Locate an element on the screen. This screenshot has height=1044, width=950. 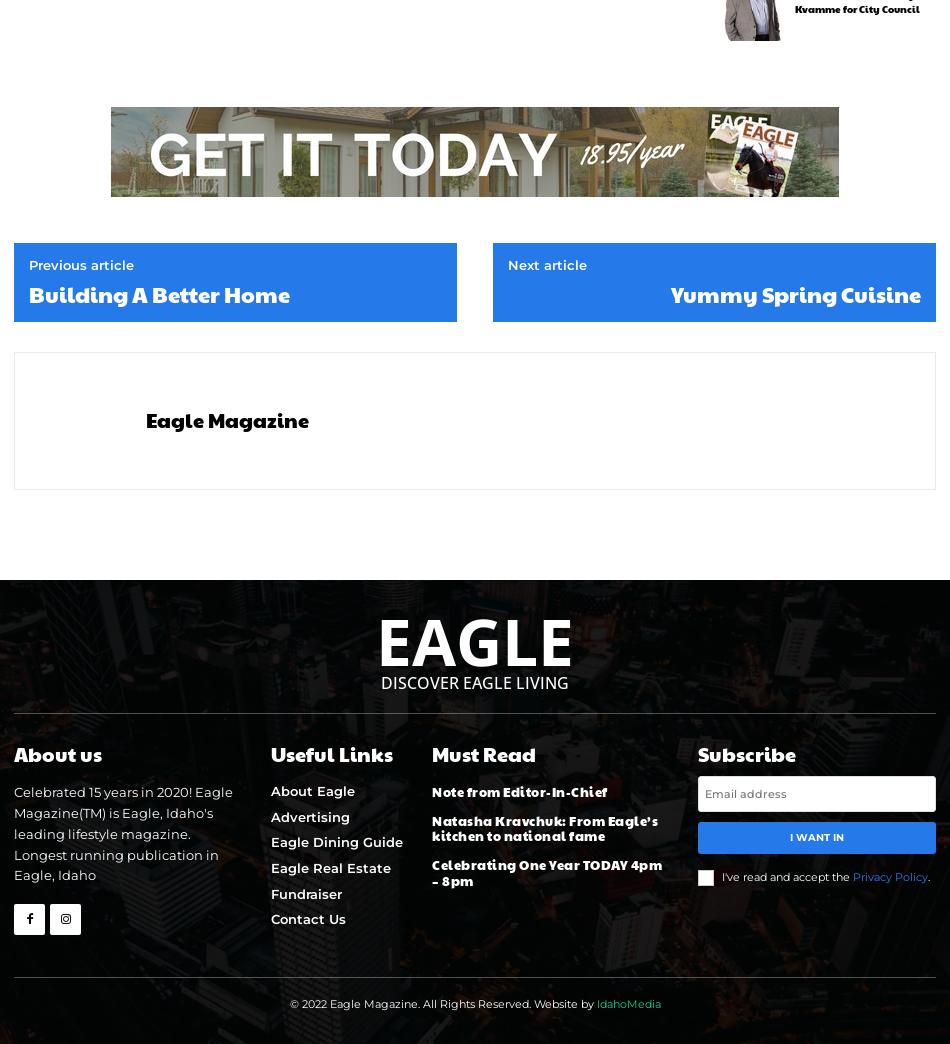
'Celebrating One Year TODAY 4pm – 8pm' is located at coordinates (430, 871).